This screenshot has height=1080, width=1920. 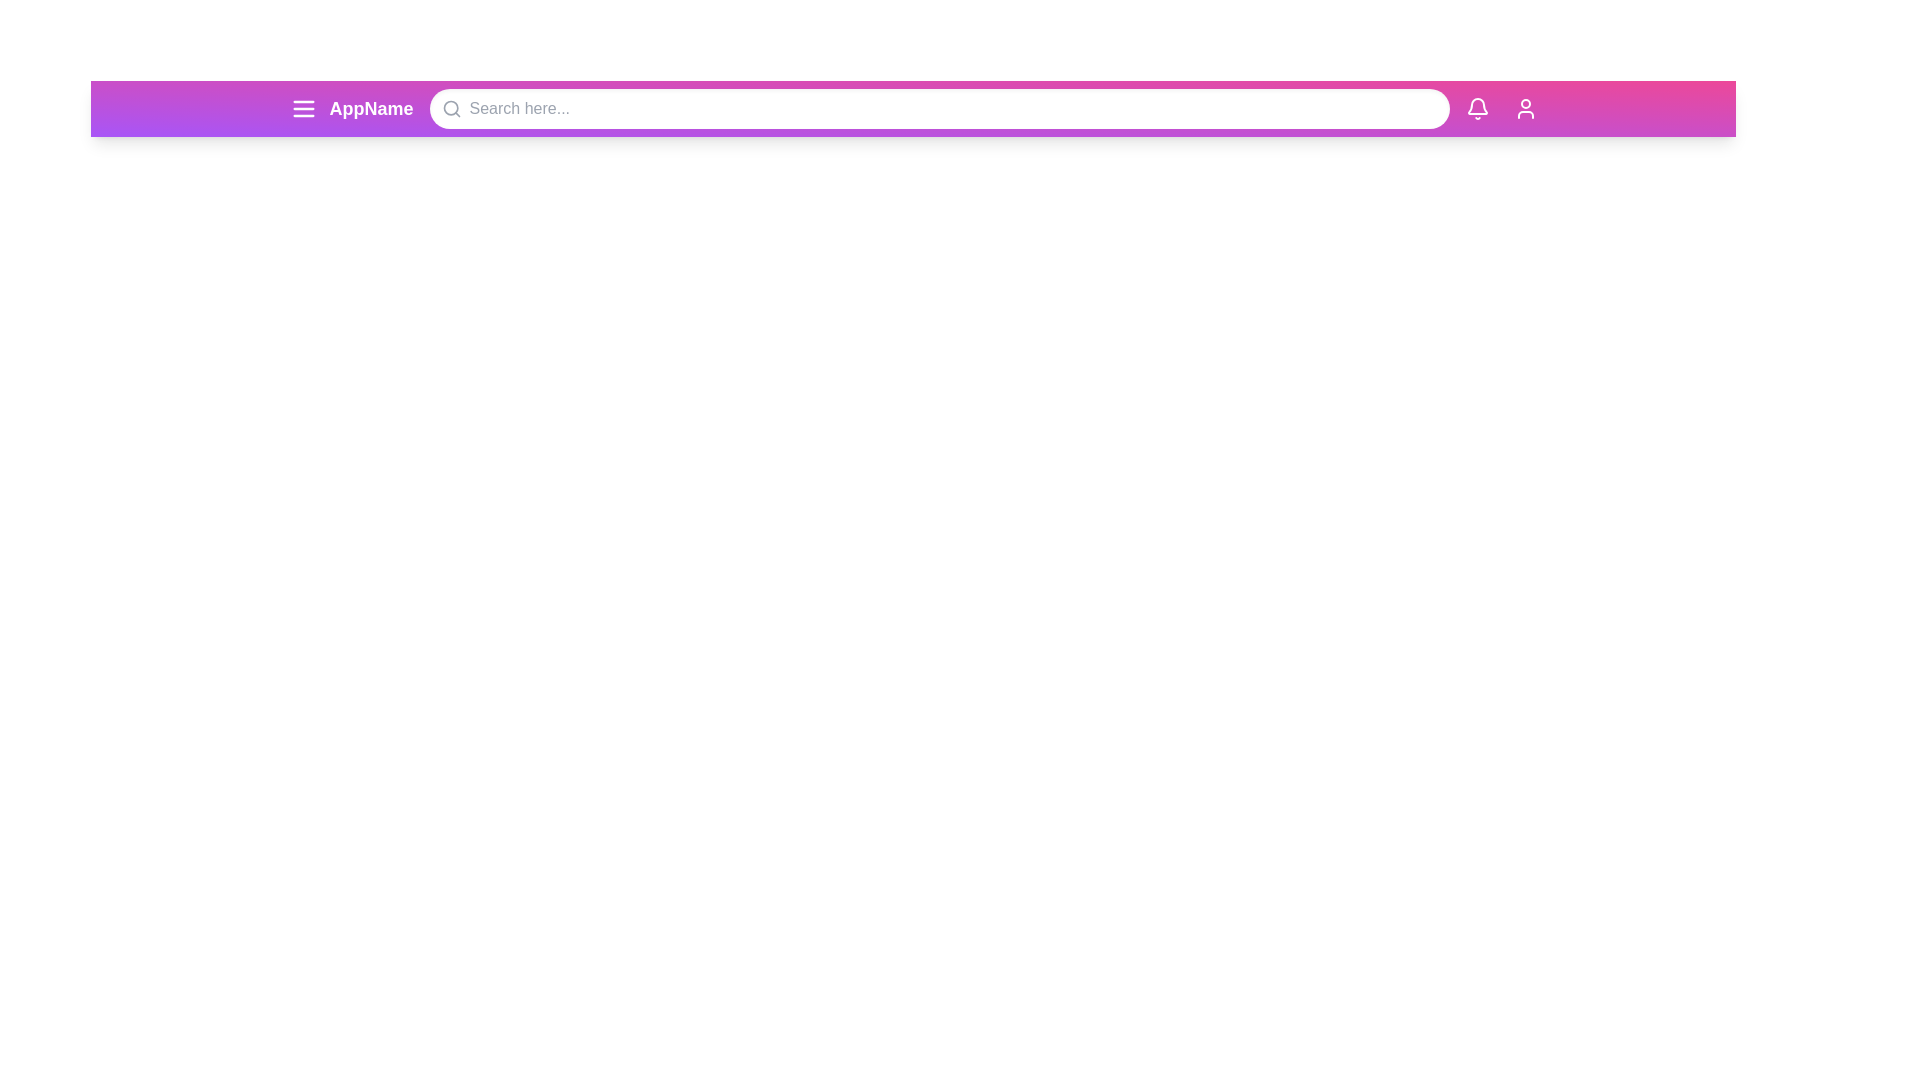 I want to click on menu button to open the navigation menu, so click(x=302, y=108).